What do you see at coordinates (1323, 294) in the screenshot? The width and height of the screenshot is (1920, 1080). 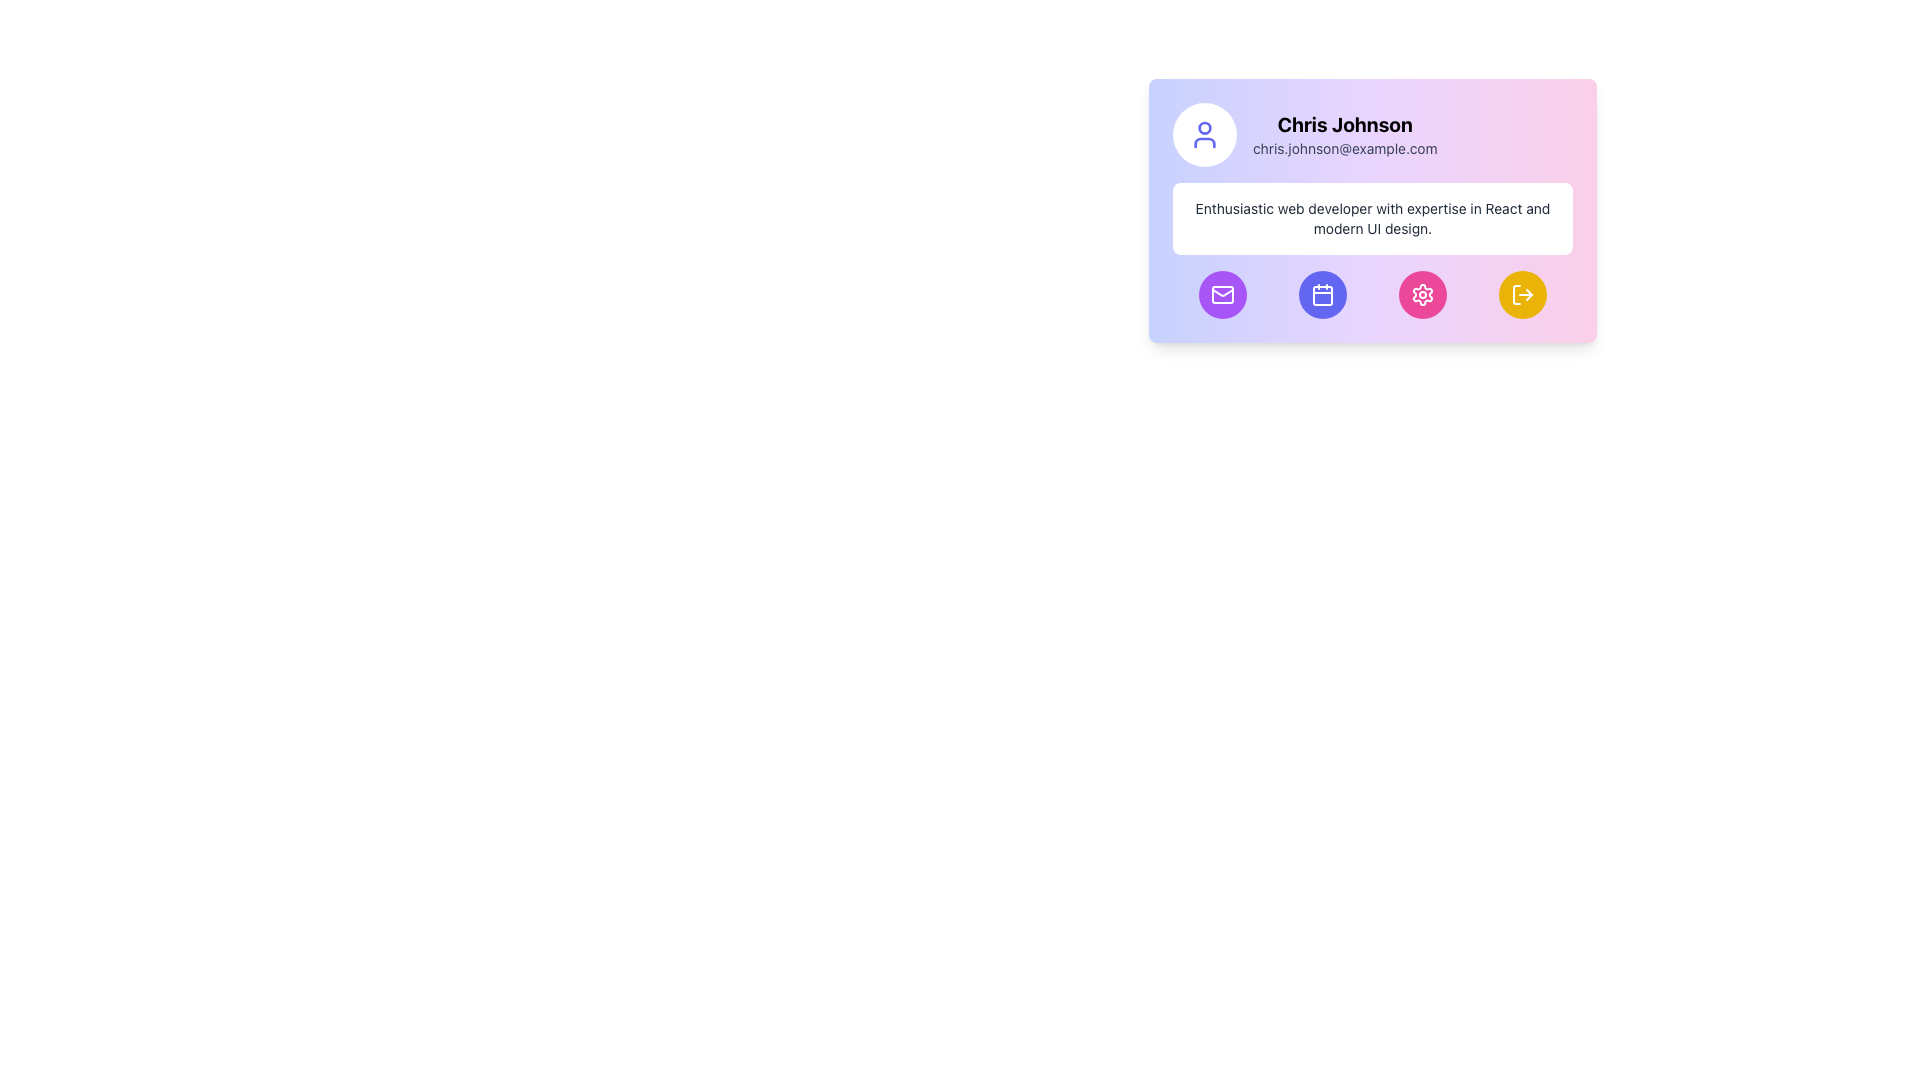 I see `the circular indigo button with a white calendar icon located between the purple mail icon button and the pink settings icon button` at bounding box center [1323, 294].